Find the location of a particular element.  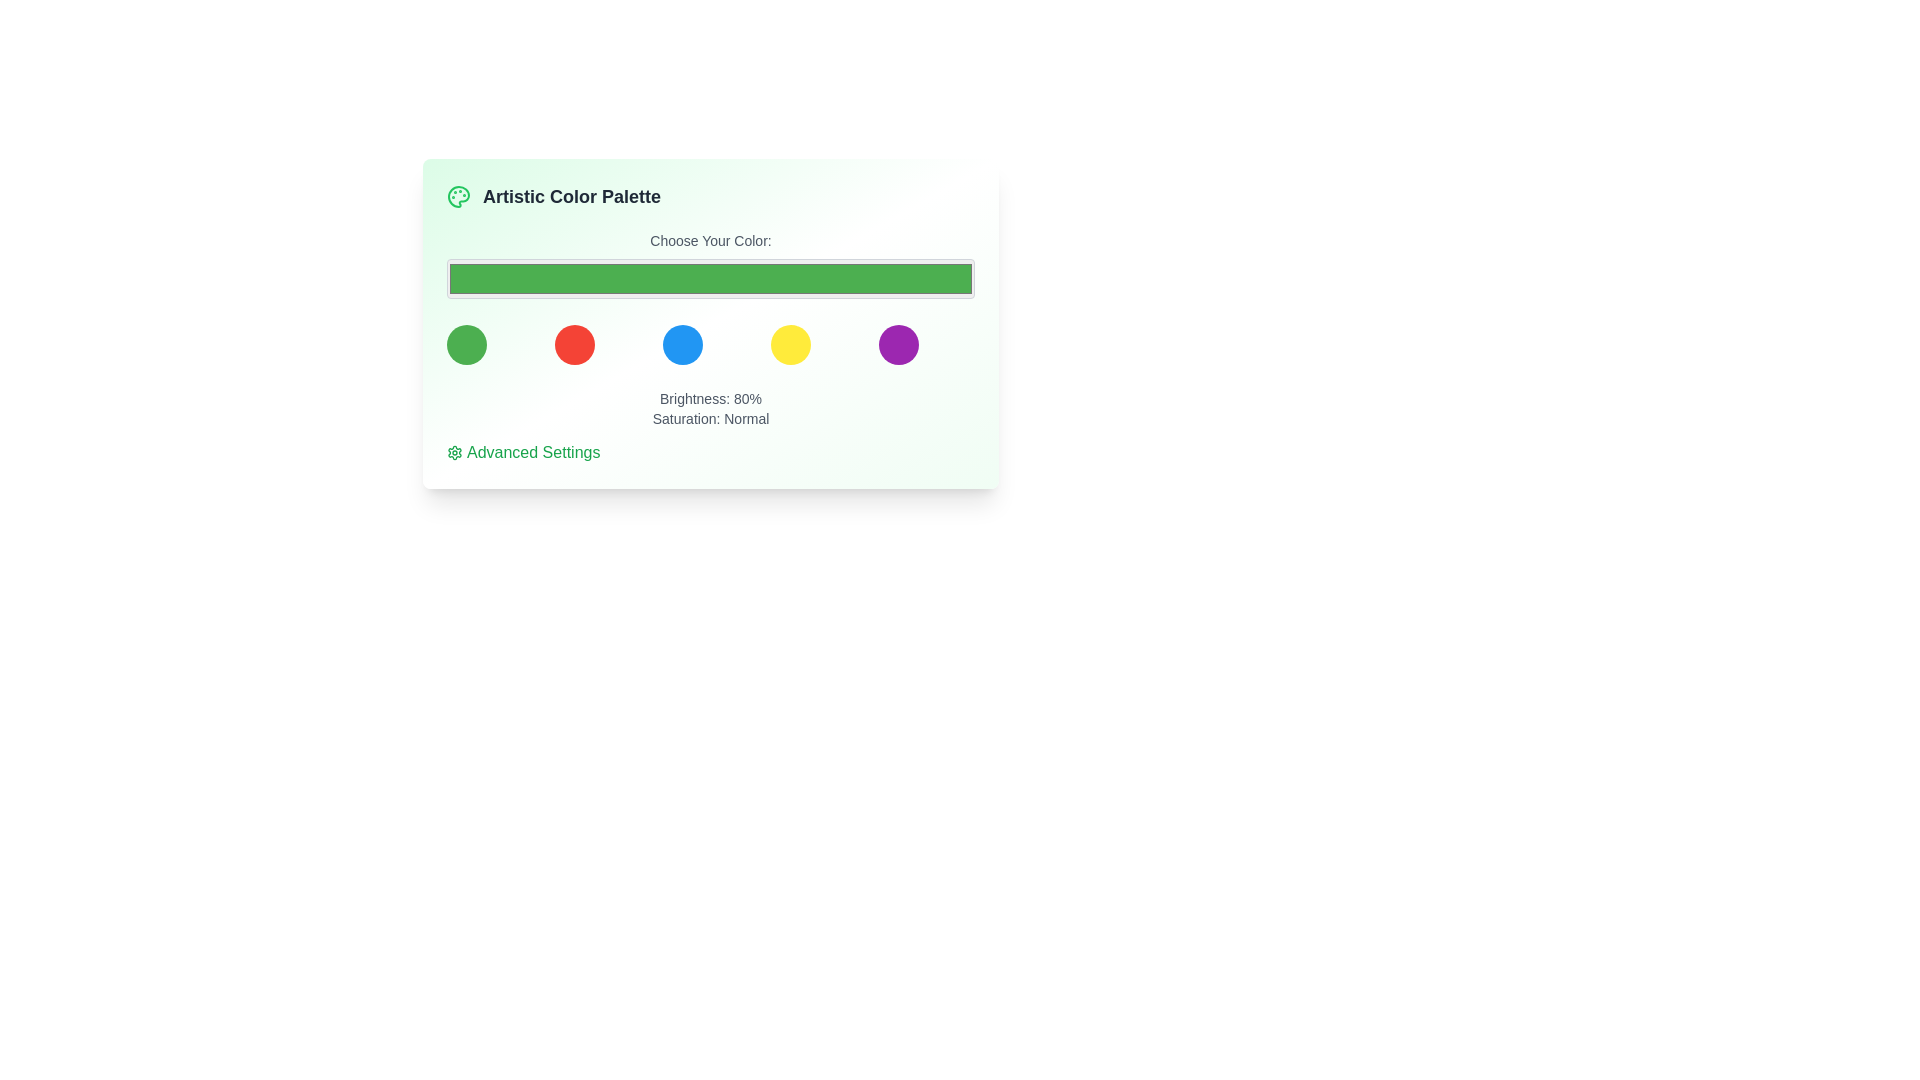

the blue color button in the color palette is located at coordinates (682, 343).